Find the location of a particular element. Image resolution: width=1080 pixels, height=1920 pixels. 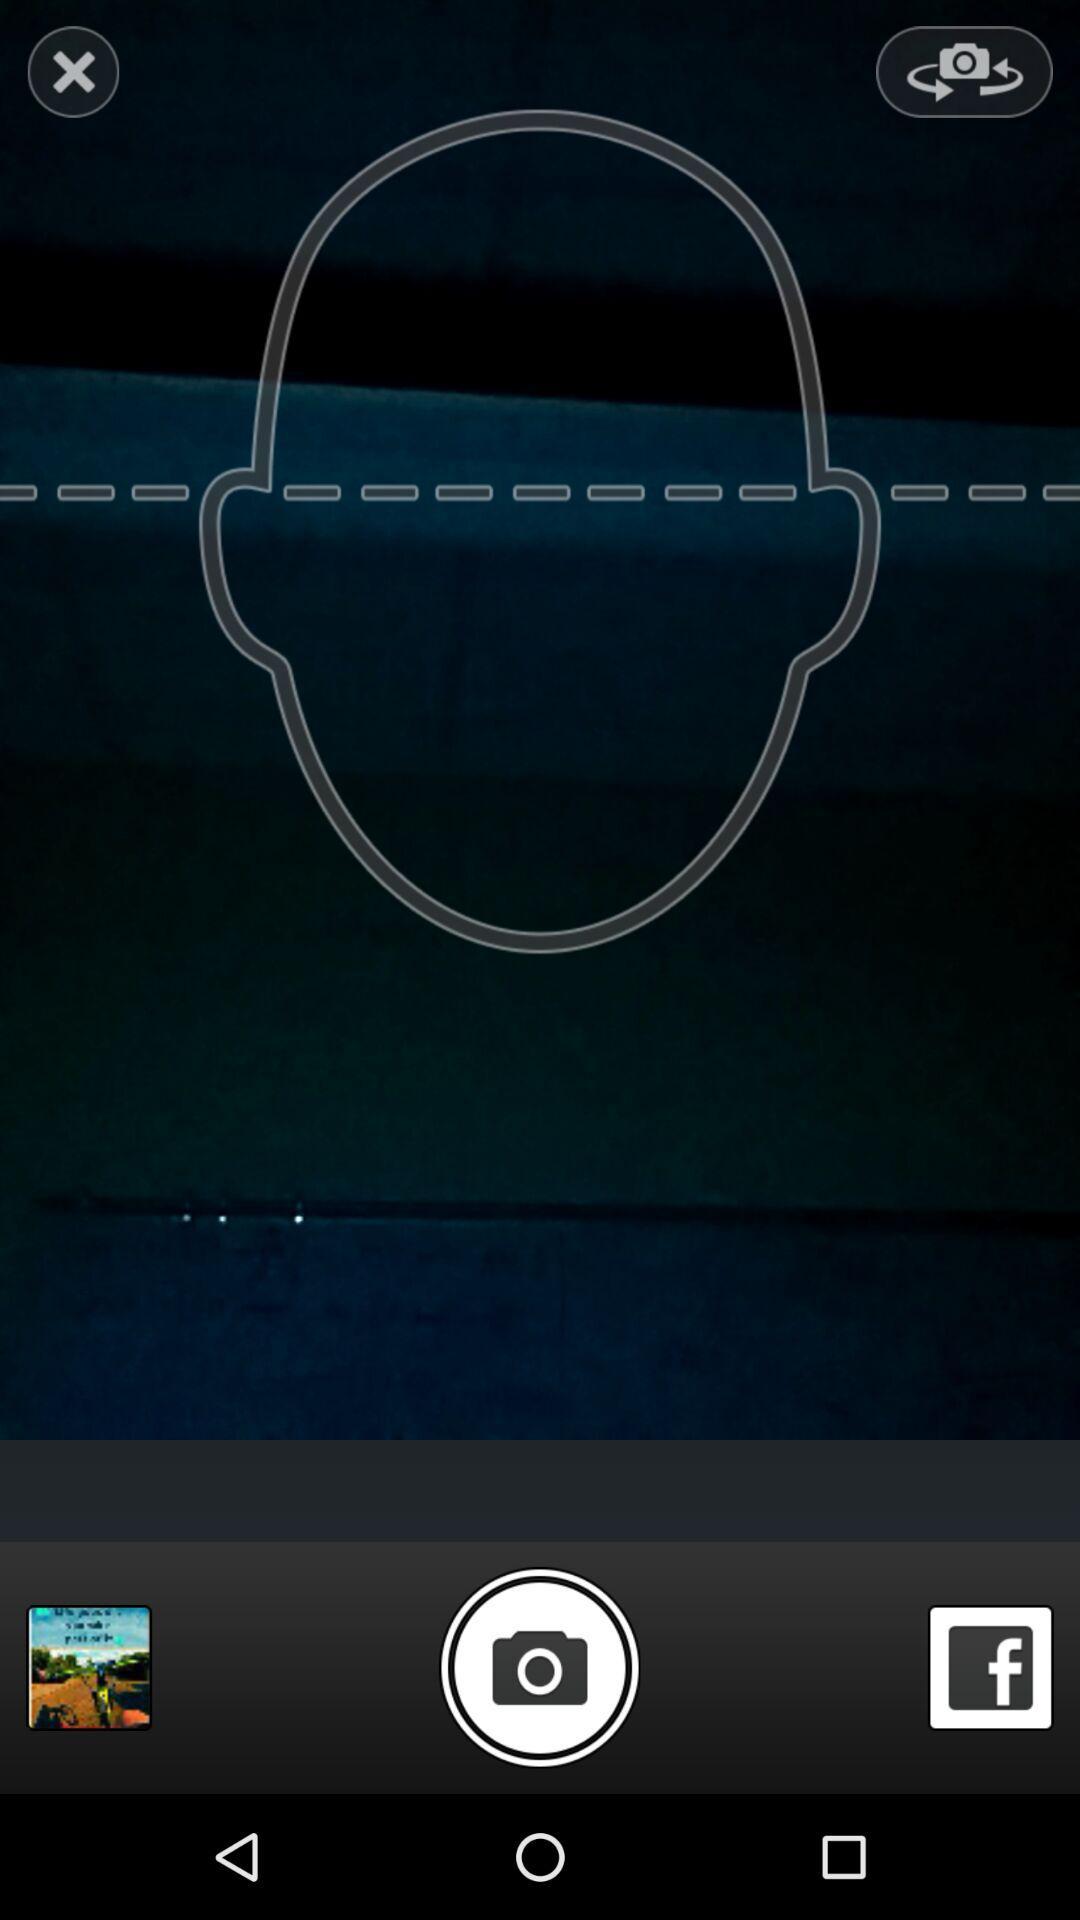

the close icon is located at coordinates (72, 76).